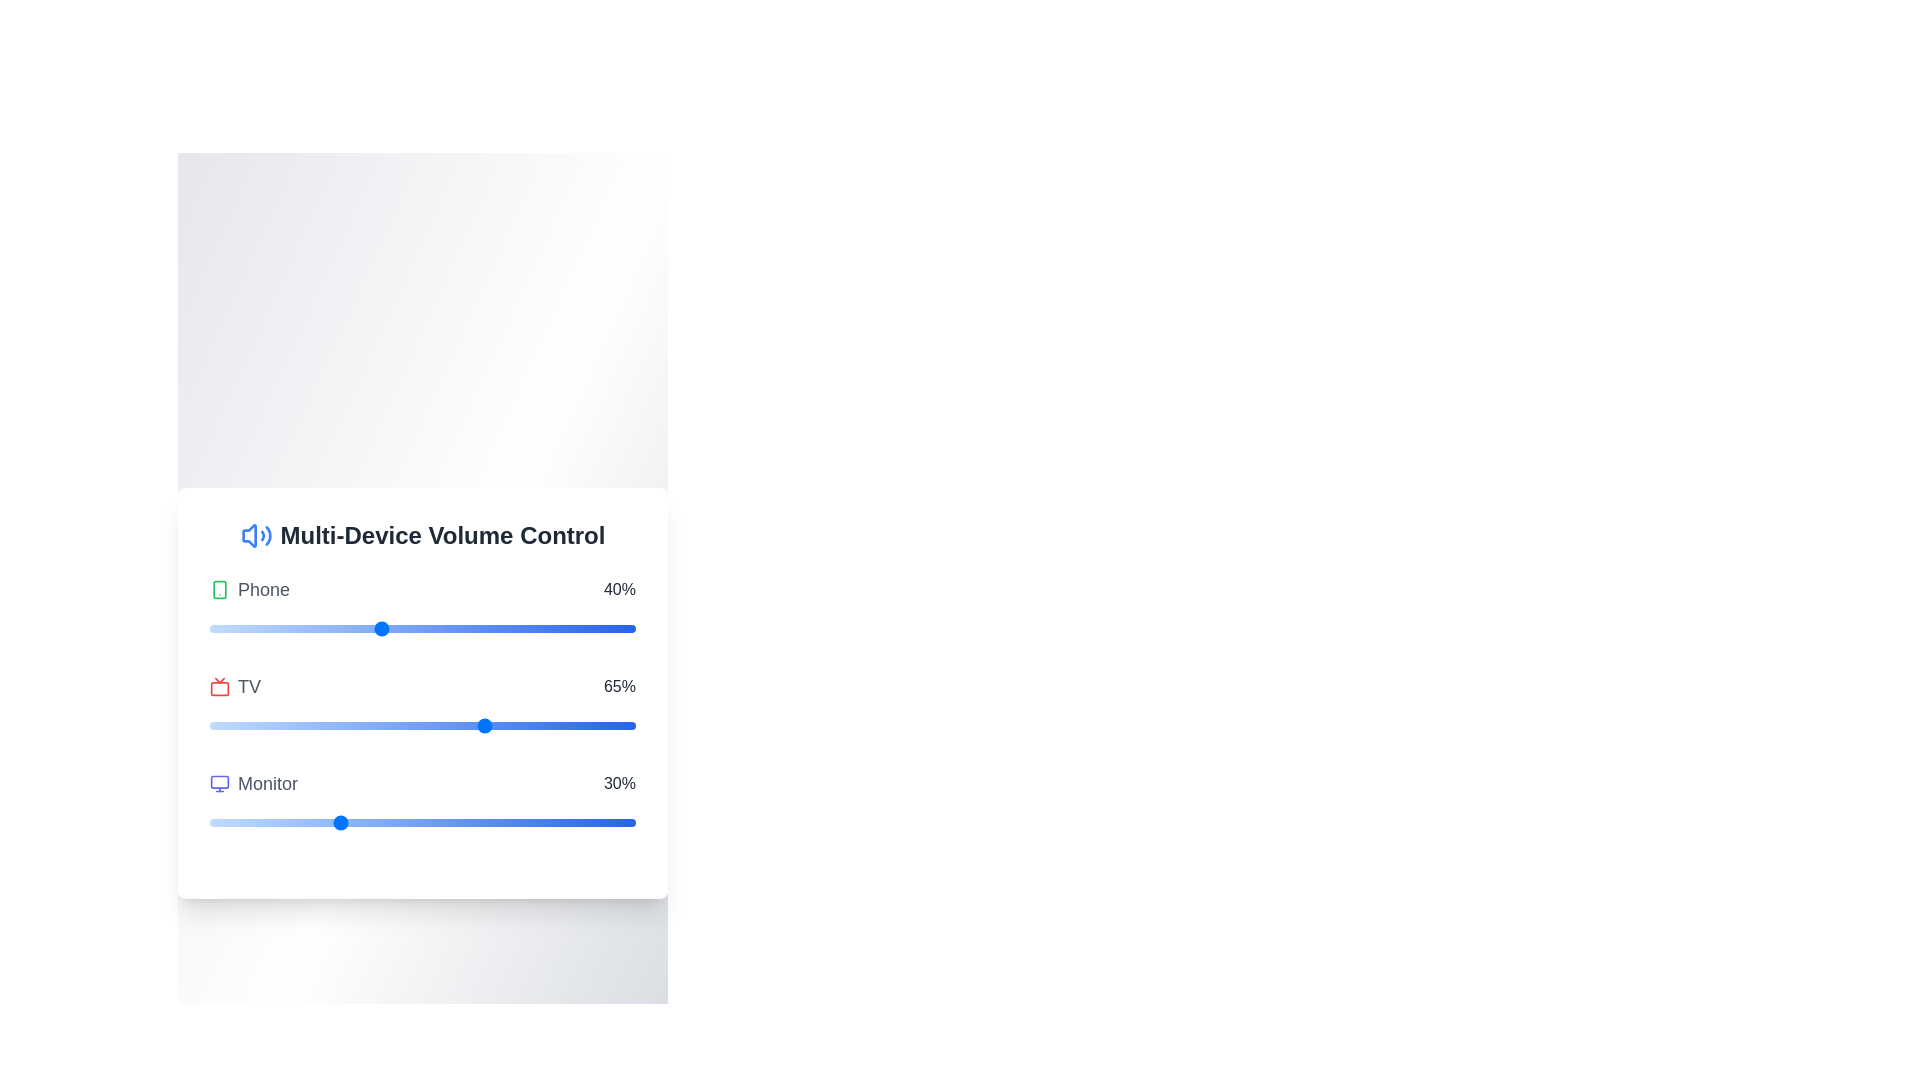 The height and width of the screenshot is (1080, 1920). What do you see at coordinates (421, 534) in the screenshot?
I see `title 'Multi-Device Volume Control' which is a bold header text located at the top section of a rounded-corner card with a blue volume icon to its left` at bounding box center [421, 534].